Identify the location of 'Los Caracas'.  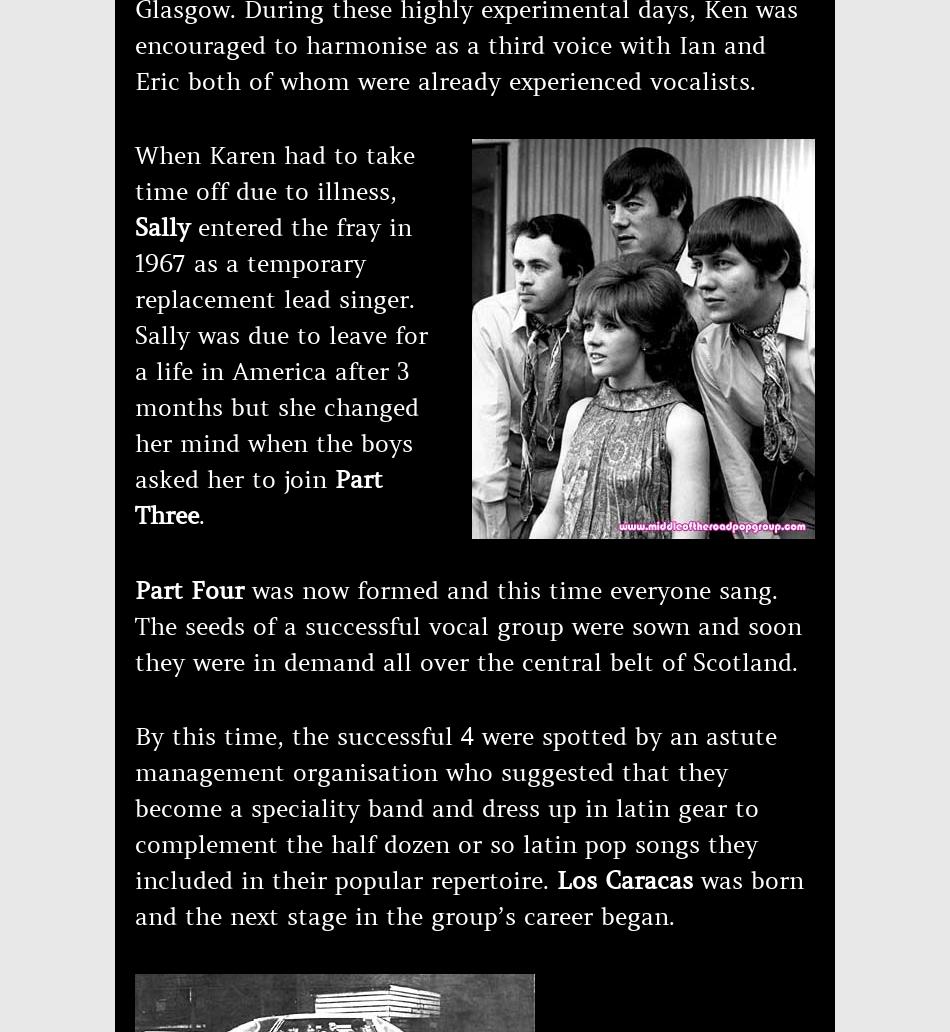
(628, 881).